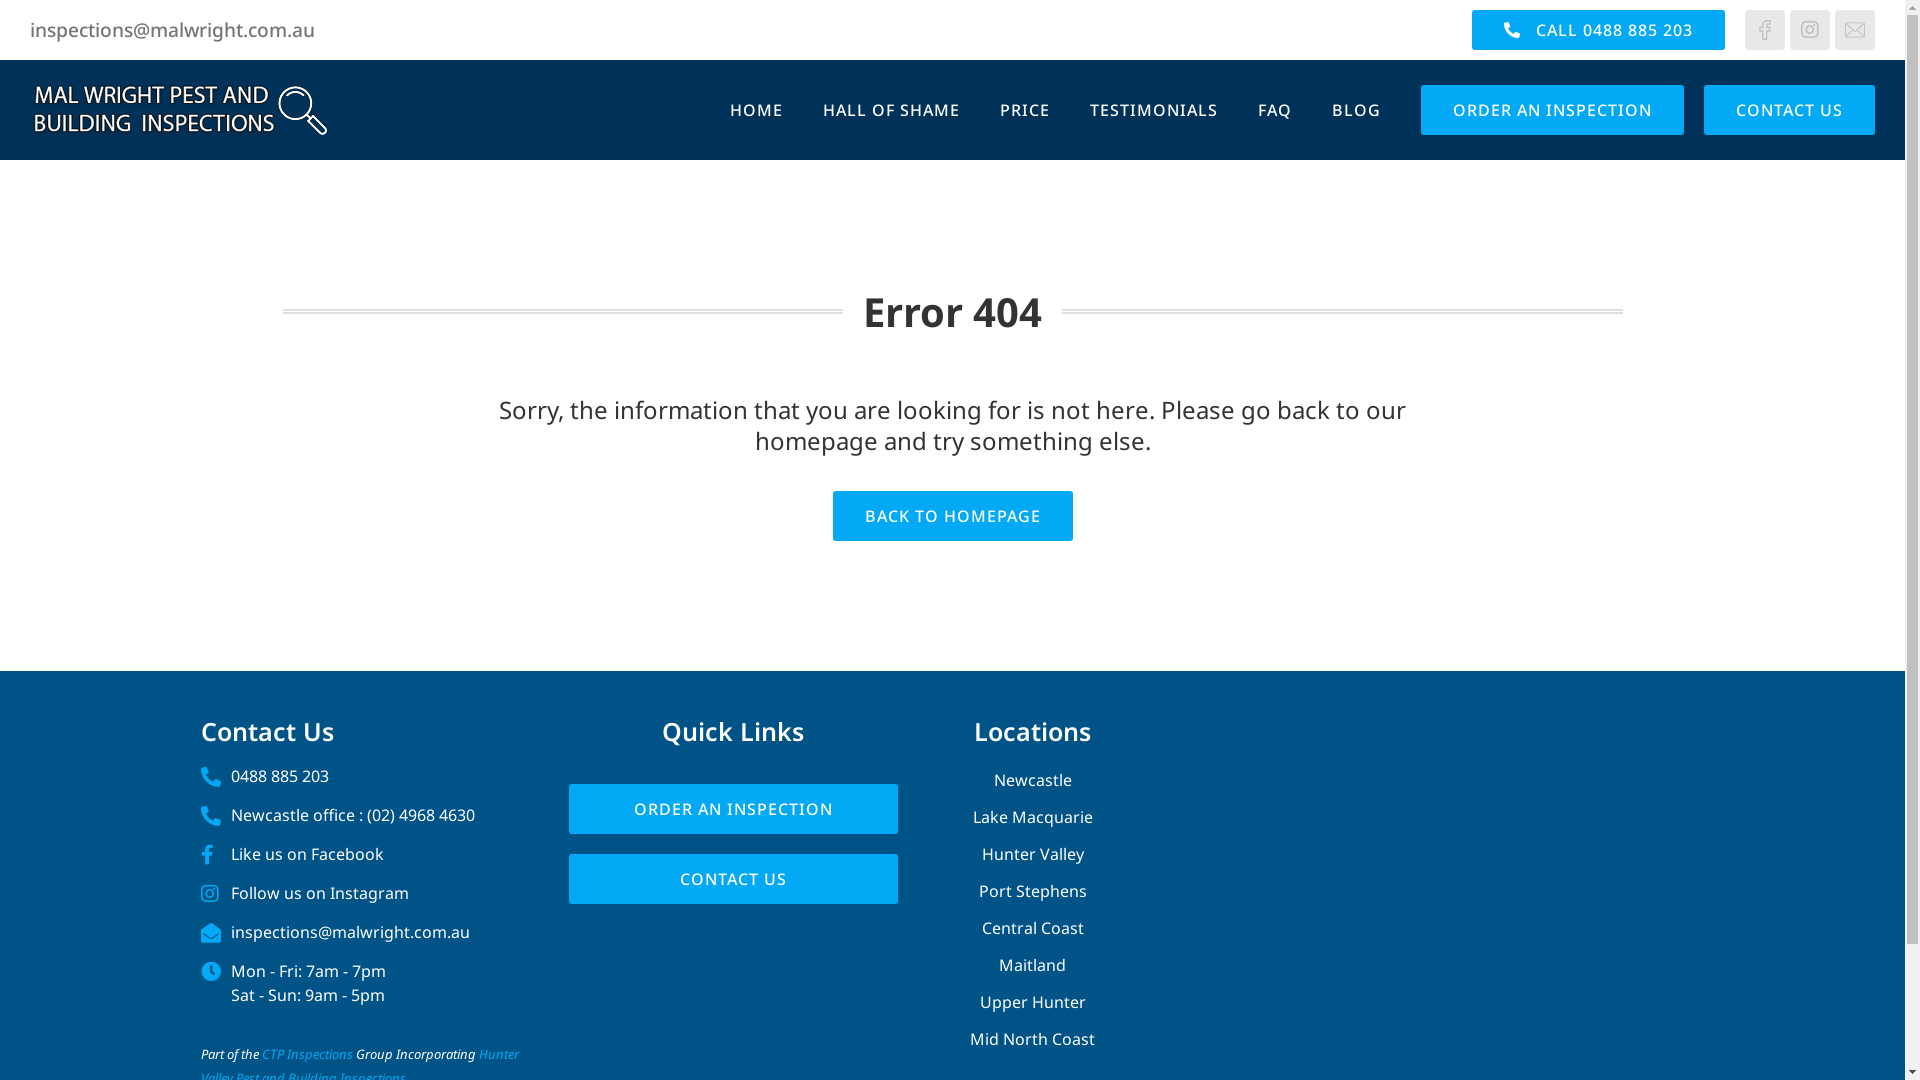 This screenshot has width=1920, height=1080. What do you see at coordinates (1025, 110) in the screenshot?
I see `'PRICE'` at bounding box center [1025, 110].